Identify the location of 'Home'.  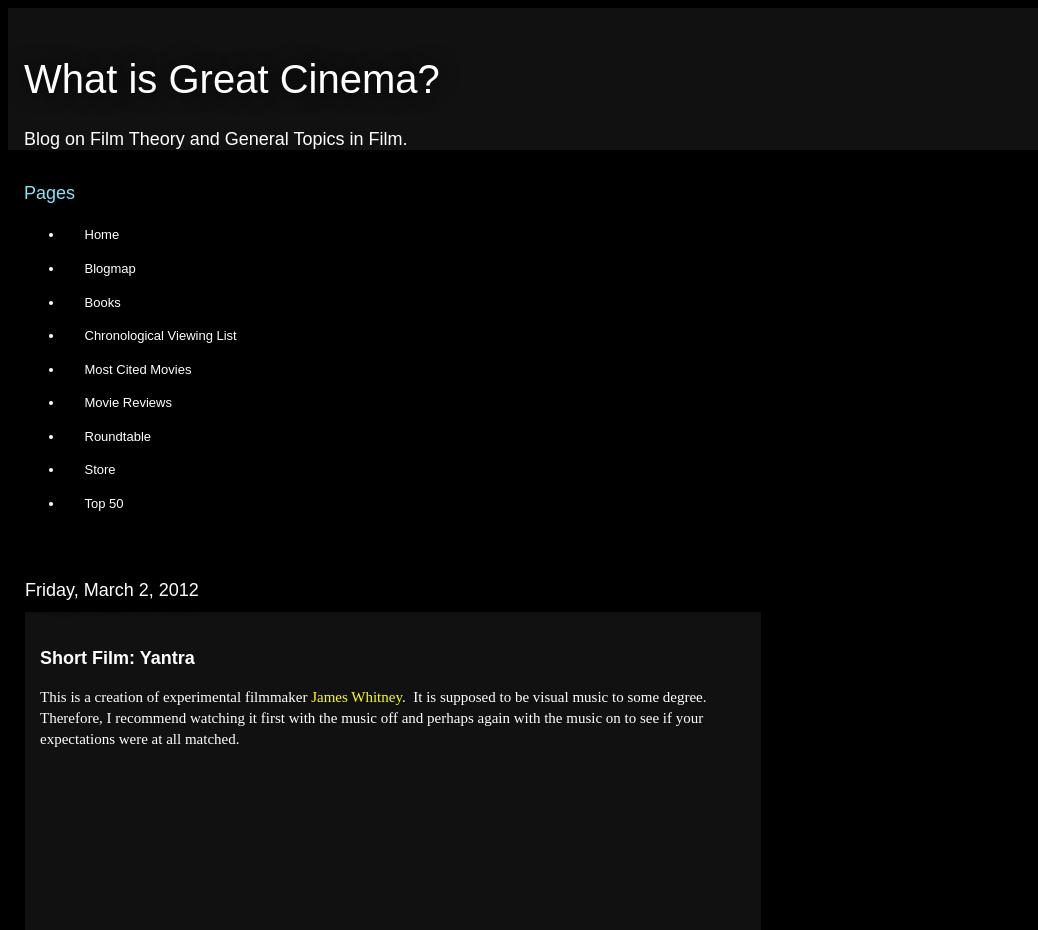
(100, 234).